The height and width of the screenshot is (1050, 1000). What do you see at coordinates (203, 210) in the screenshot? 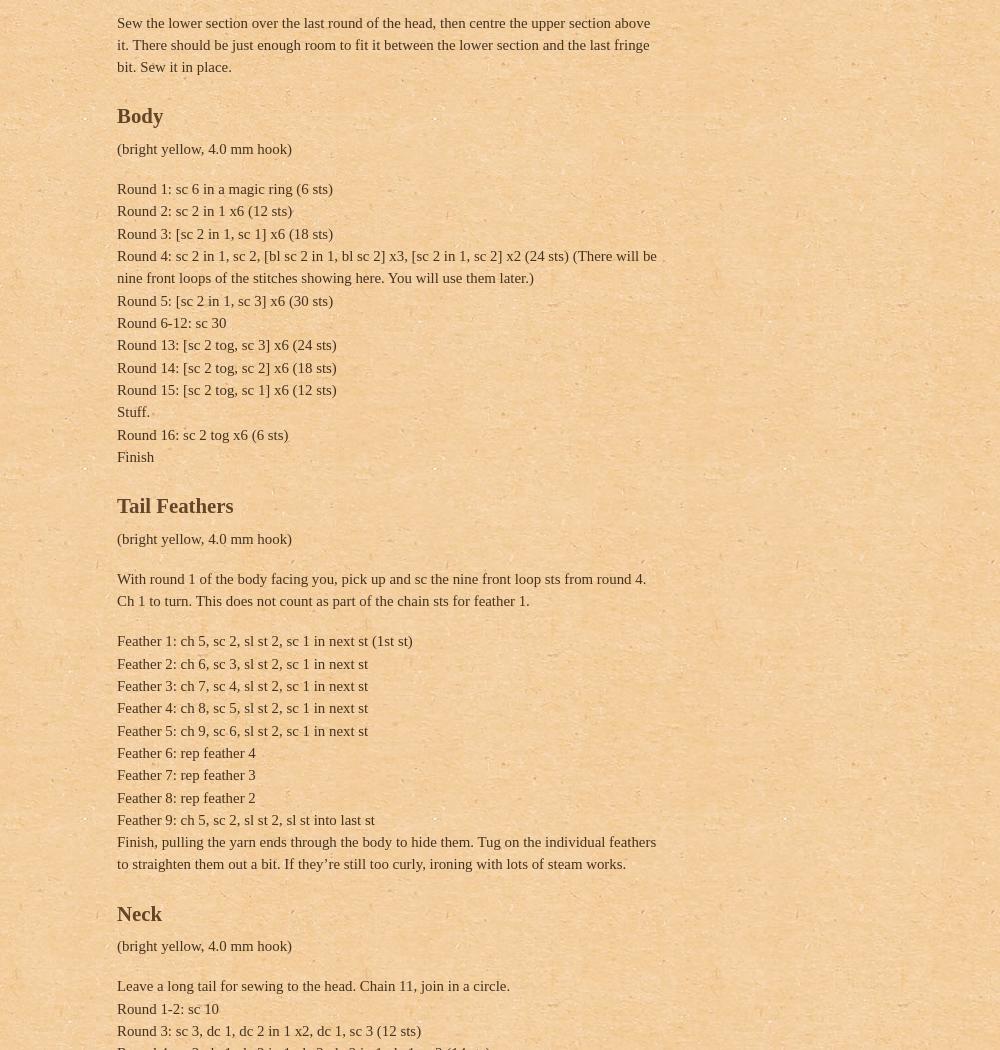
I see `'Round 2: sc 2 in 1 x6 (12 sts)'` at bounding box center [203, 210].